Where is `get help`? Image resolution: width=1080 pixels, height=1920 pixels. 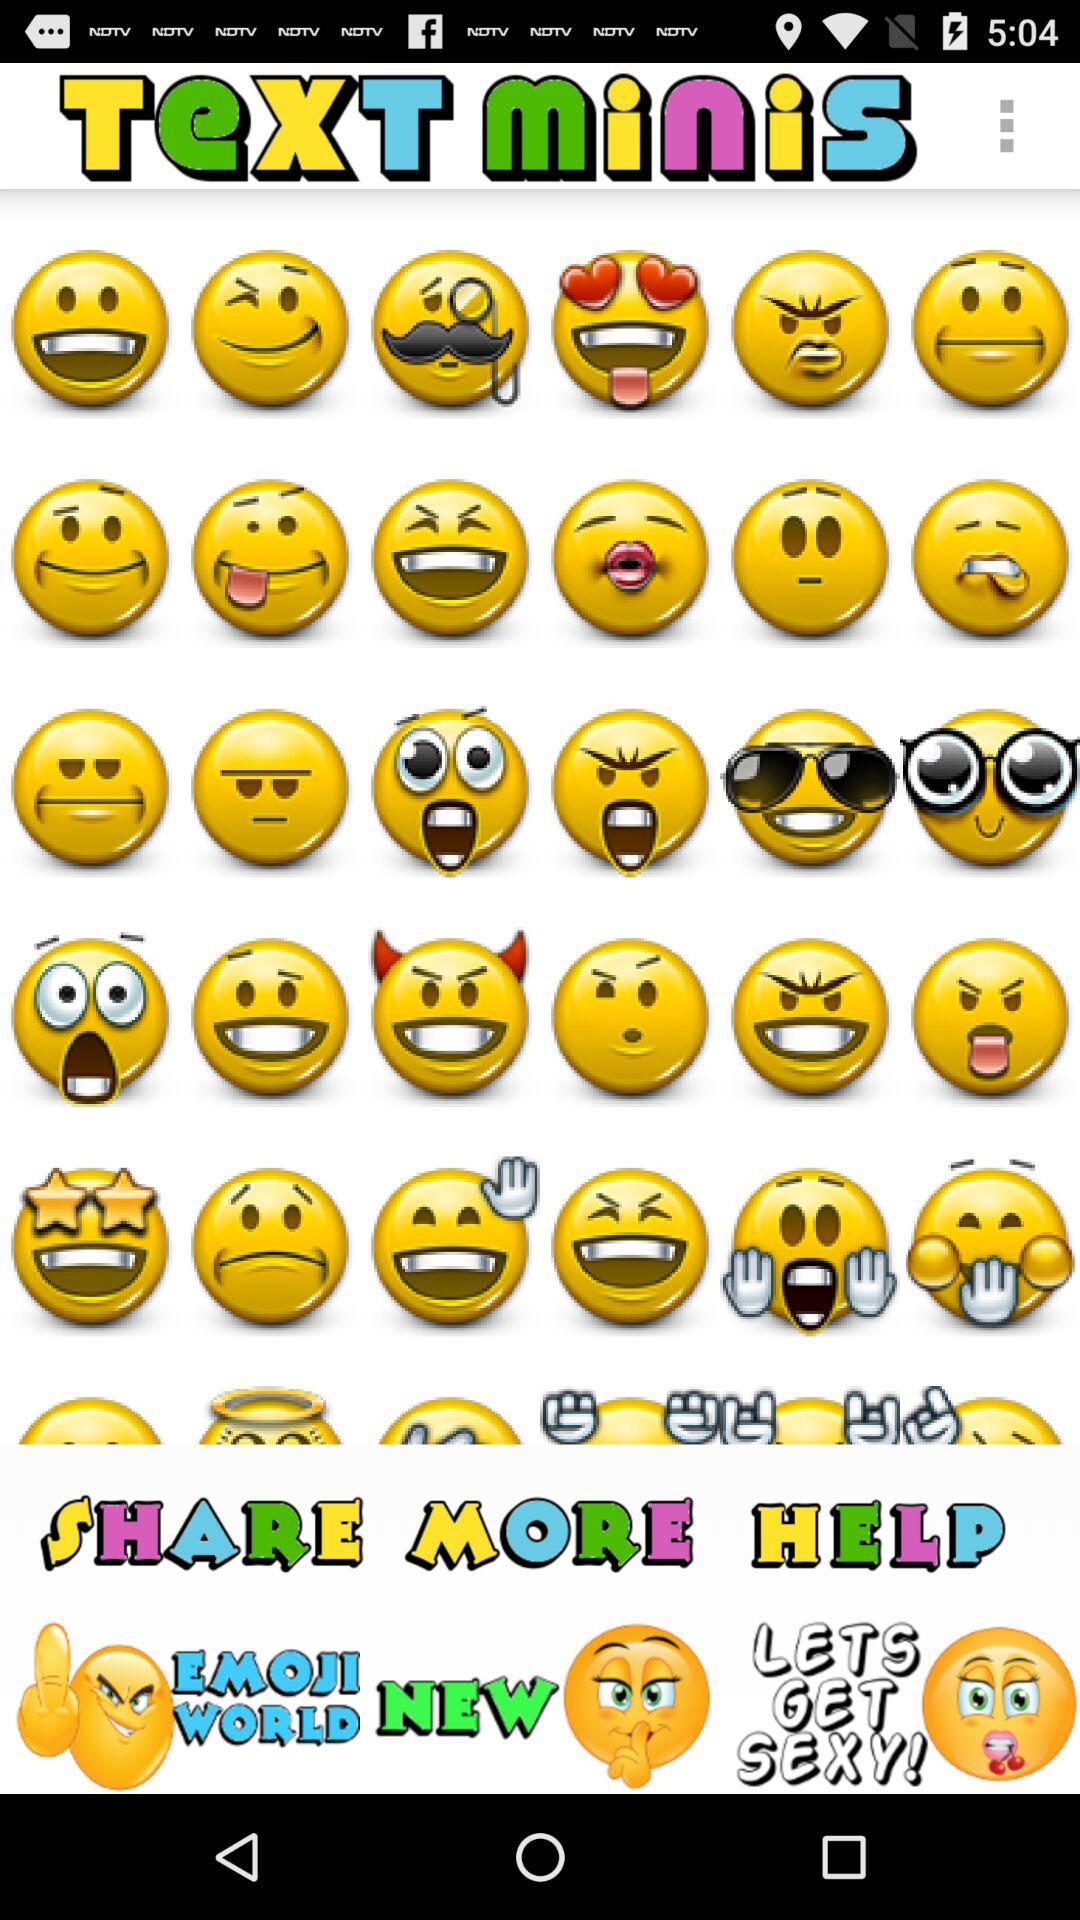 get help is located at coordinates (876, 1530).